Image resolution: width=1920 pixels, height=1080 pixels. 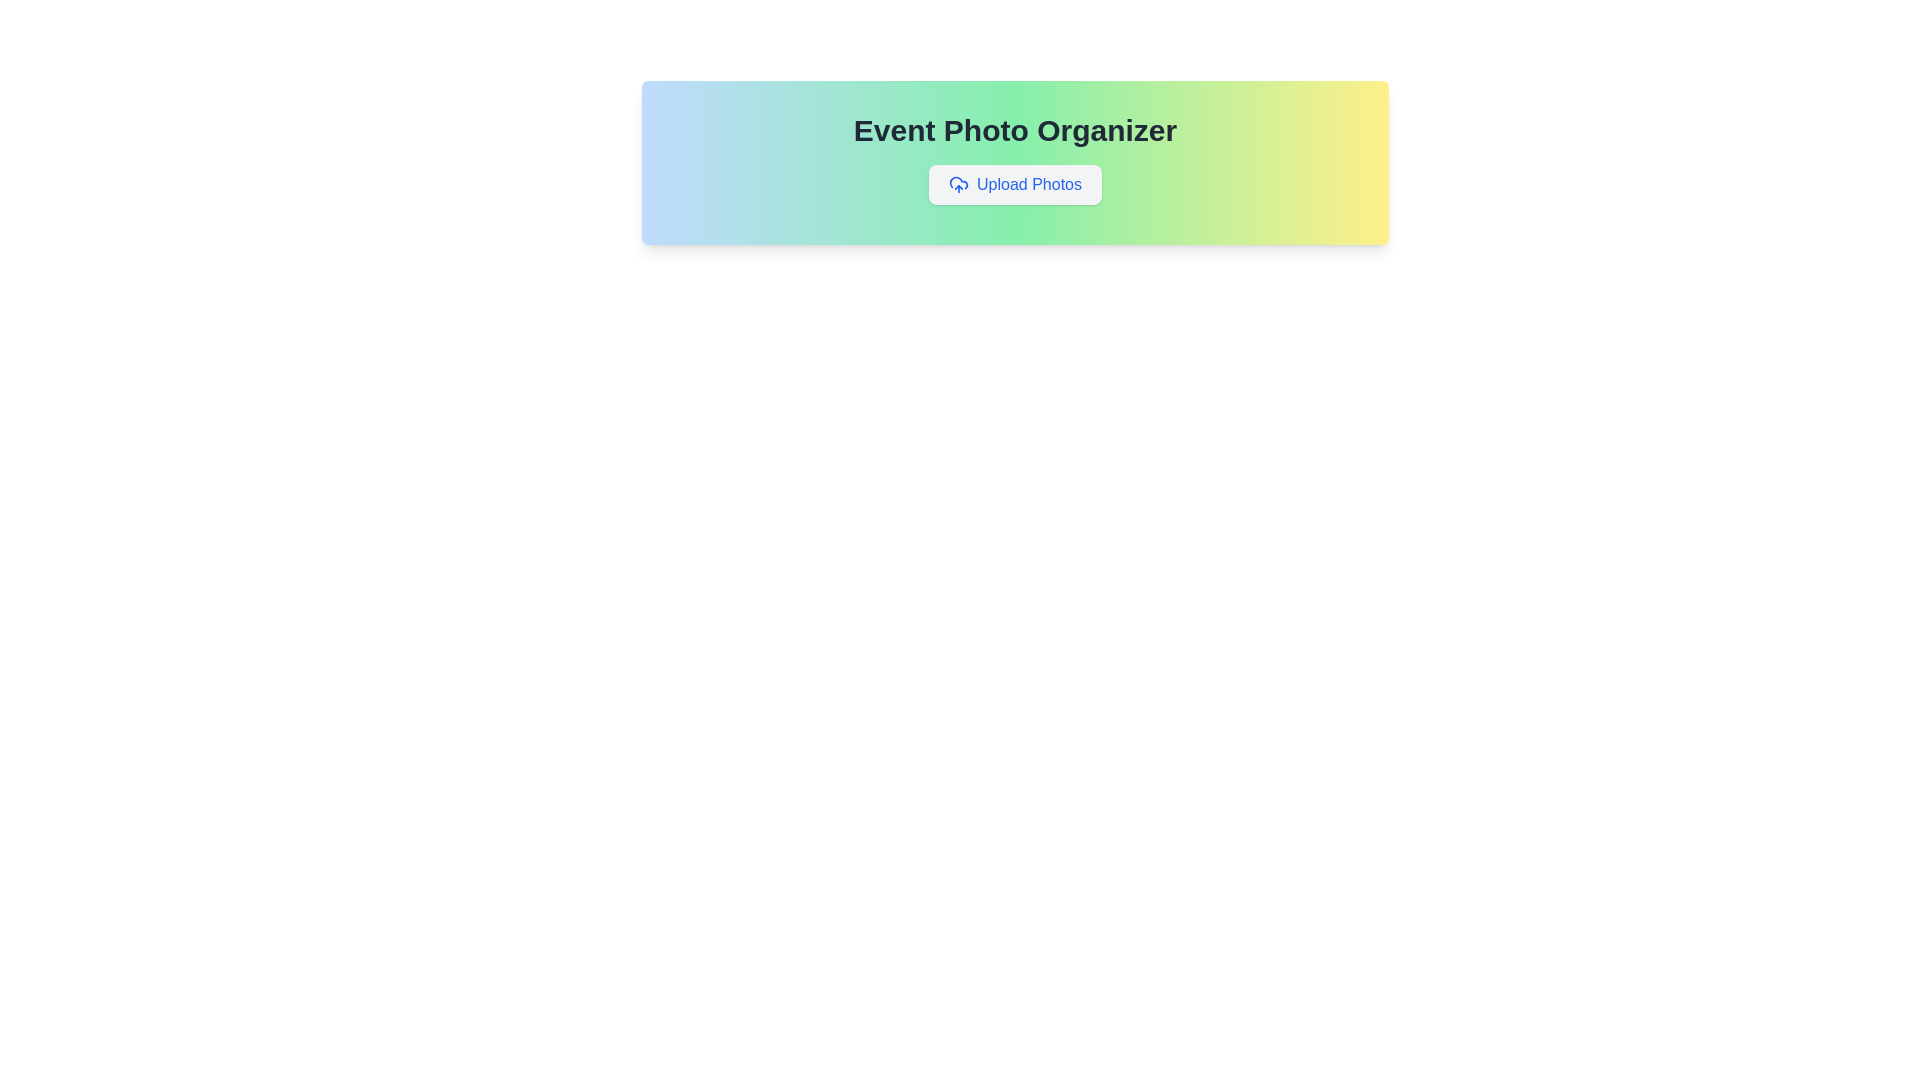 What do you see at coordinates (1015, 185) in the screenshot?
I see `the blue 'Upload Photos' button with a cloud upload icon` at bounding box center [1015, 185].